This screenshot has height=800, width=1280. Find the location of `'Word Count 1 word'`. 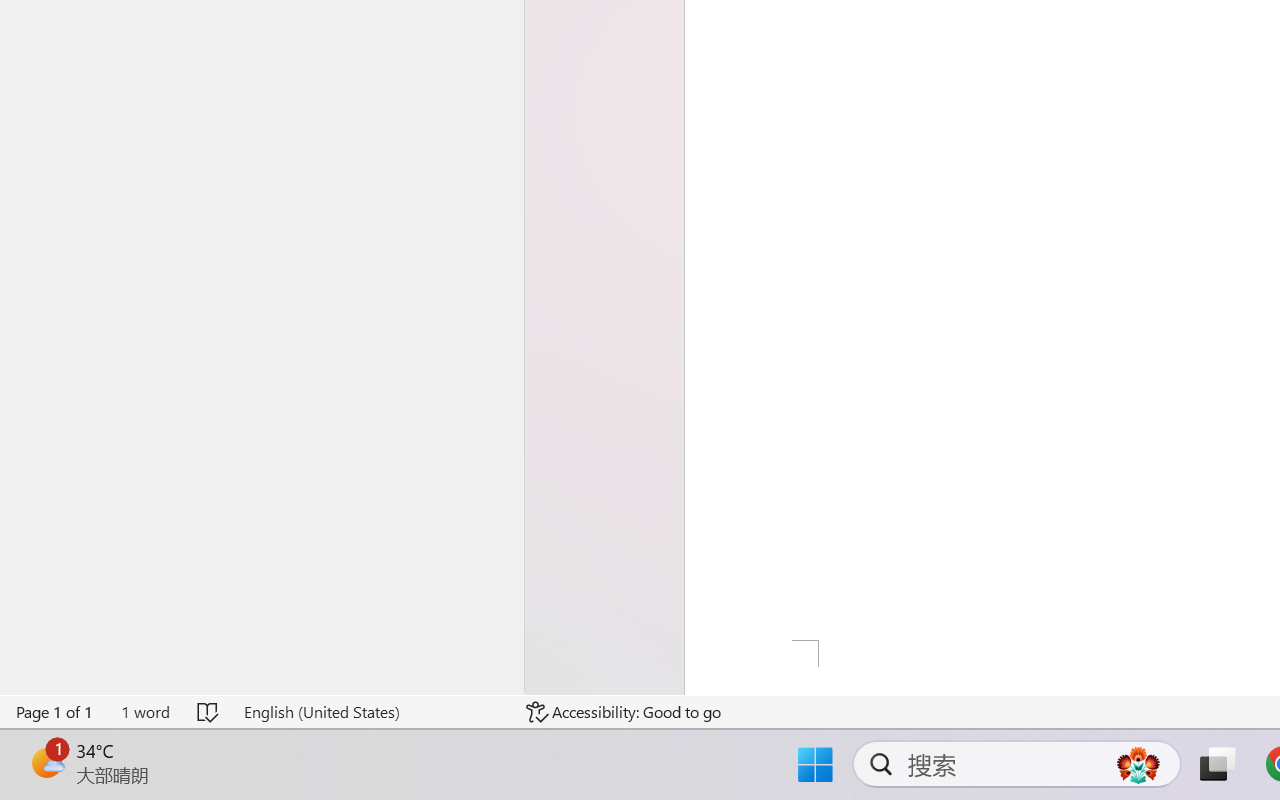

'Word Count 1 word' is located at coordinates (144, 711).